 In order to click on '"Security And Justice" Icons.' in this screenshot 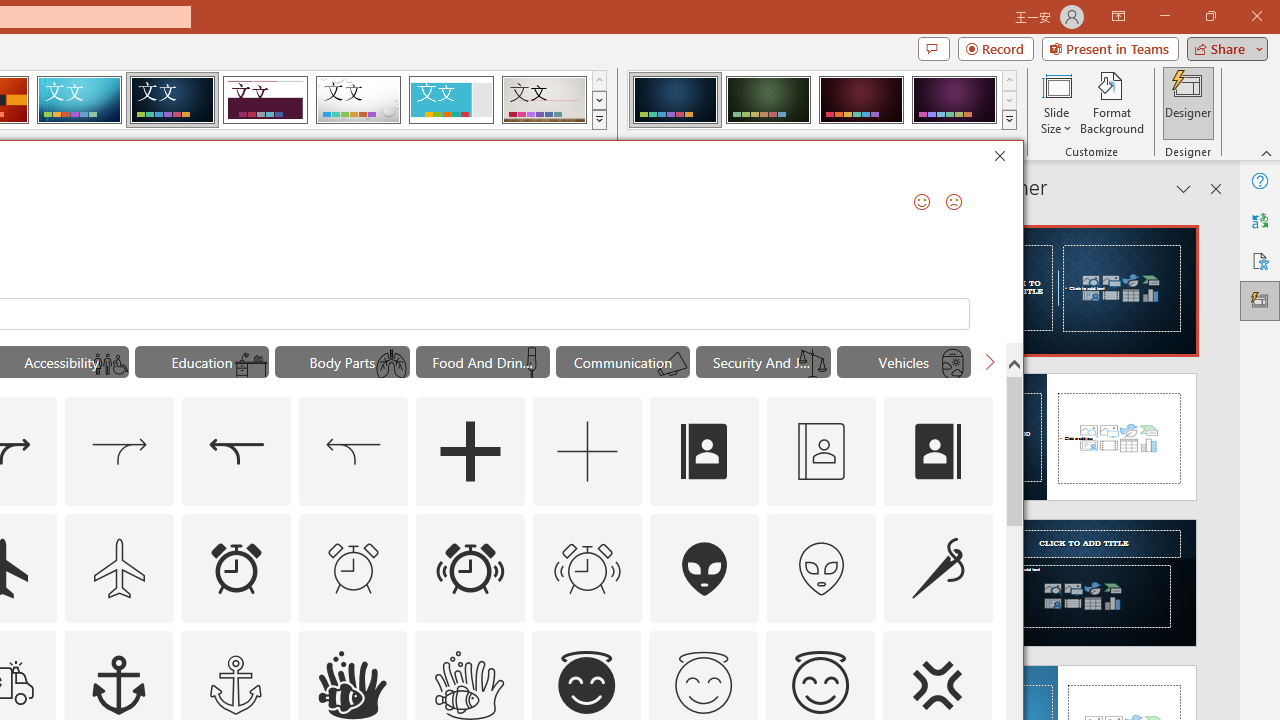, I will do `click(762, 362)`.